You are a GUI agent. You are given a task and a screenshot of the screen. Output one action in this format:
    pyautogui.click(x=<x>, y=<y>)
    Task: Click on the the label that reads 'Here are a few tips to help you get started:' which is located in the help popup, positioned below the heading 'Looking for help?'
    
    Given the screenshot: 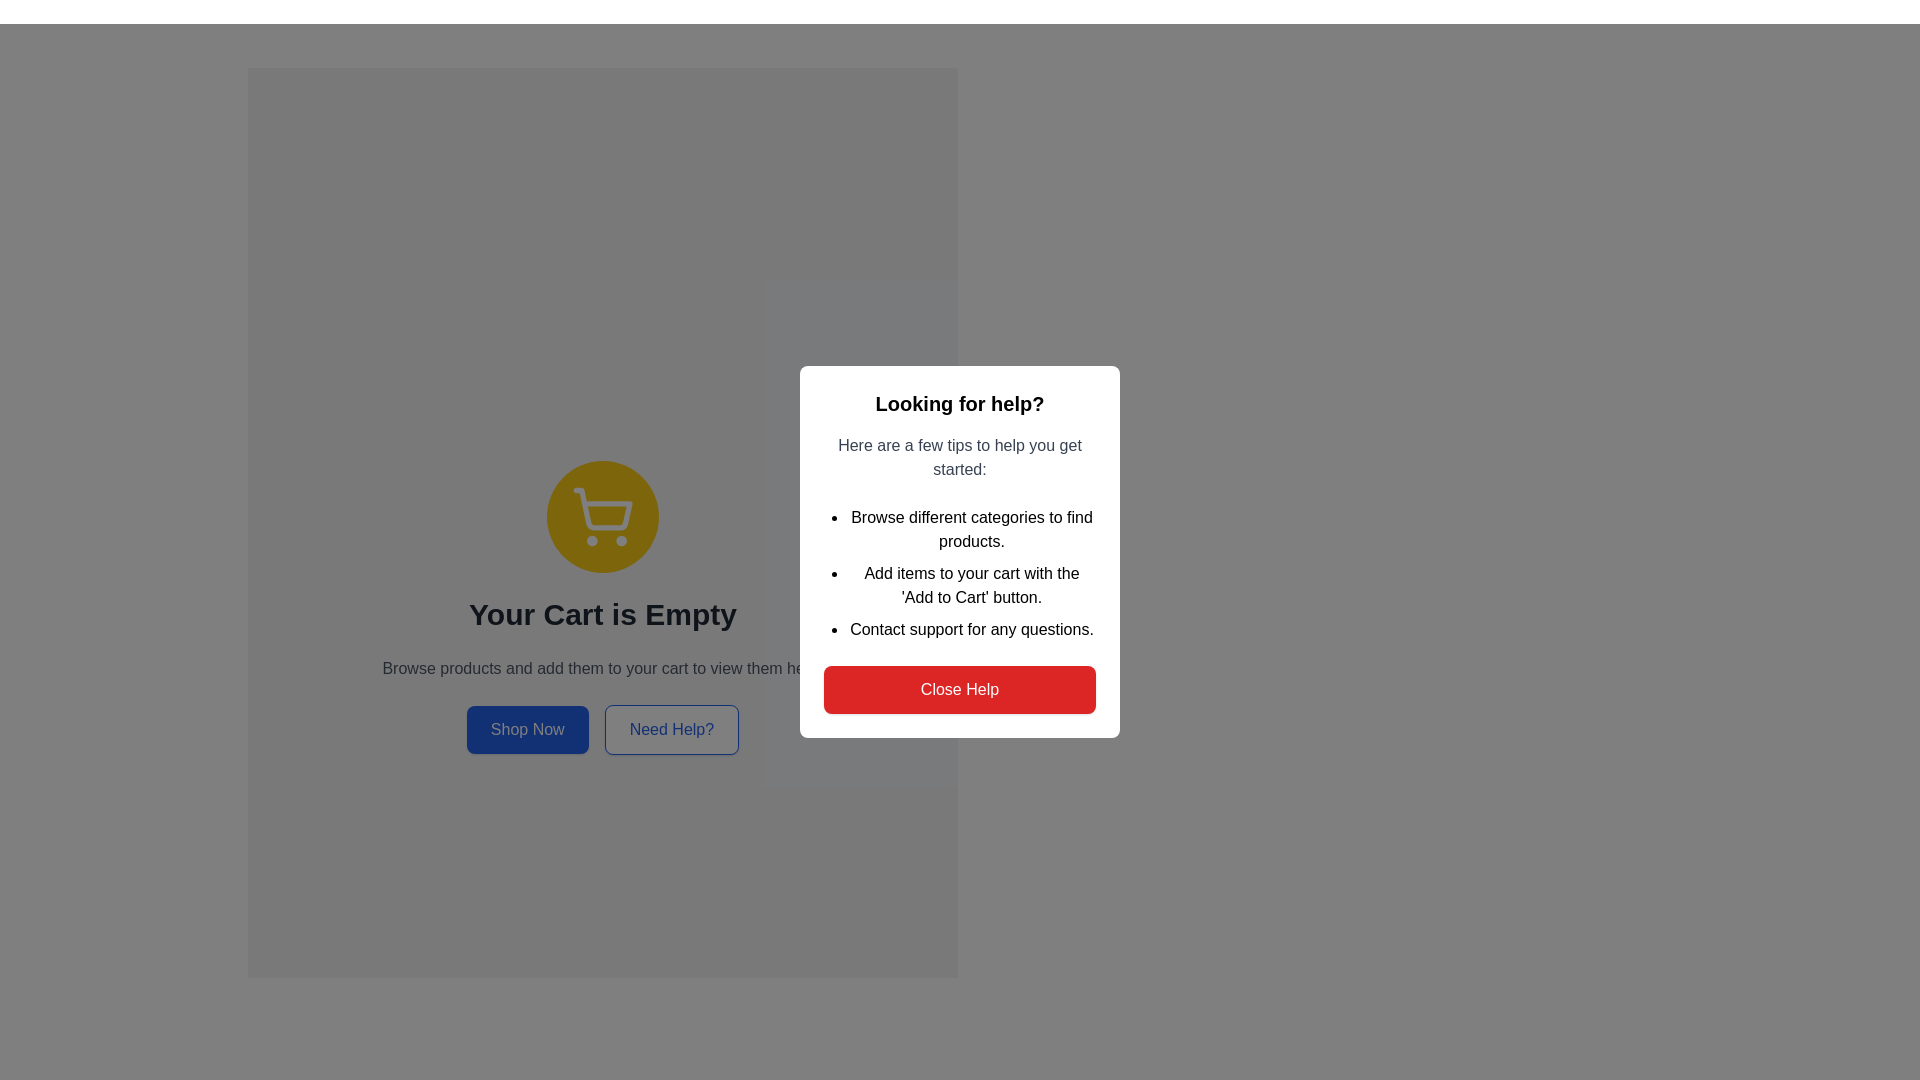 What is the action you would take?
    pyautogui.click(x=960, y=458)
    